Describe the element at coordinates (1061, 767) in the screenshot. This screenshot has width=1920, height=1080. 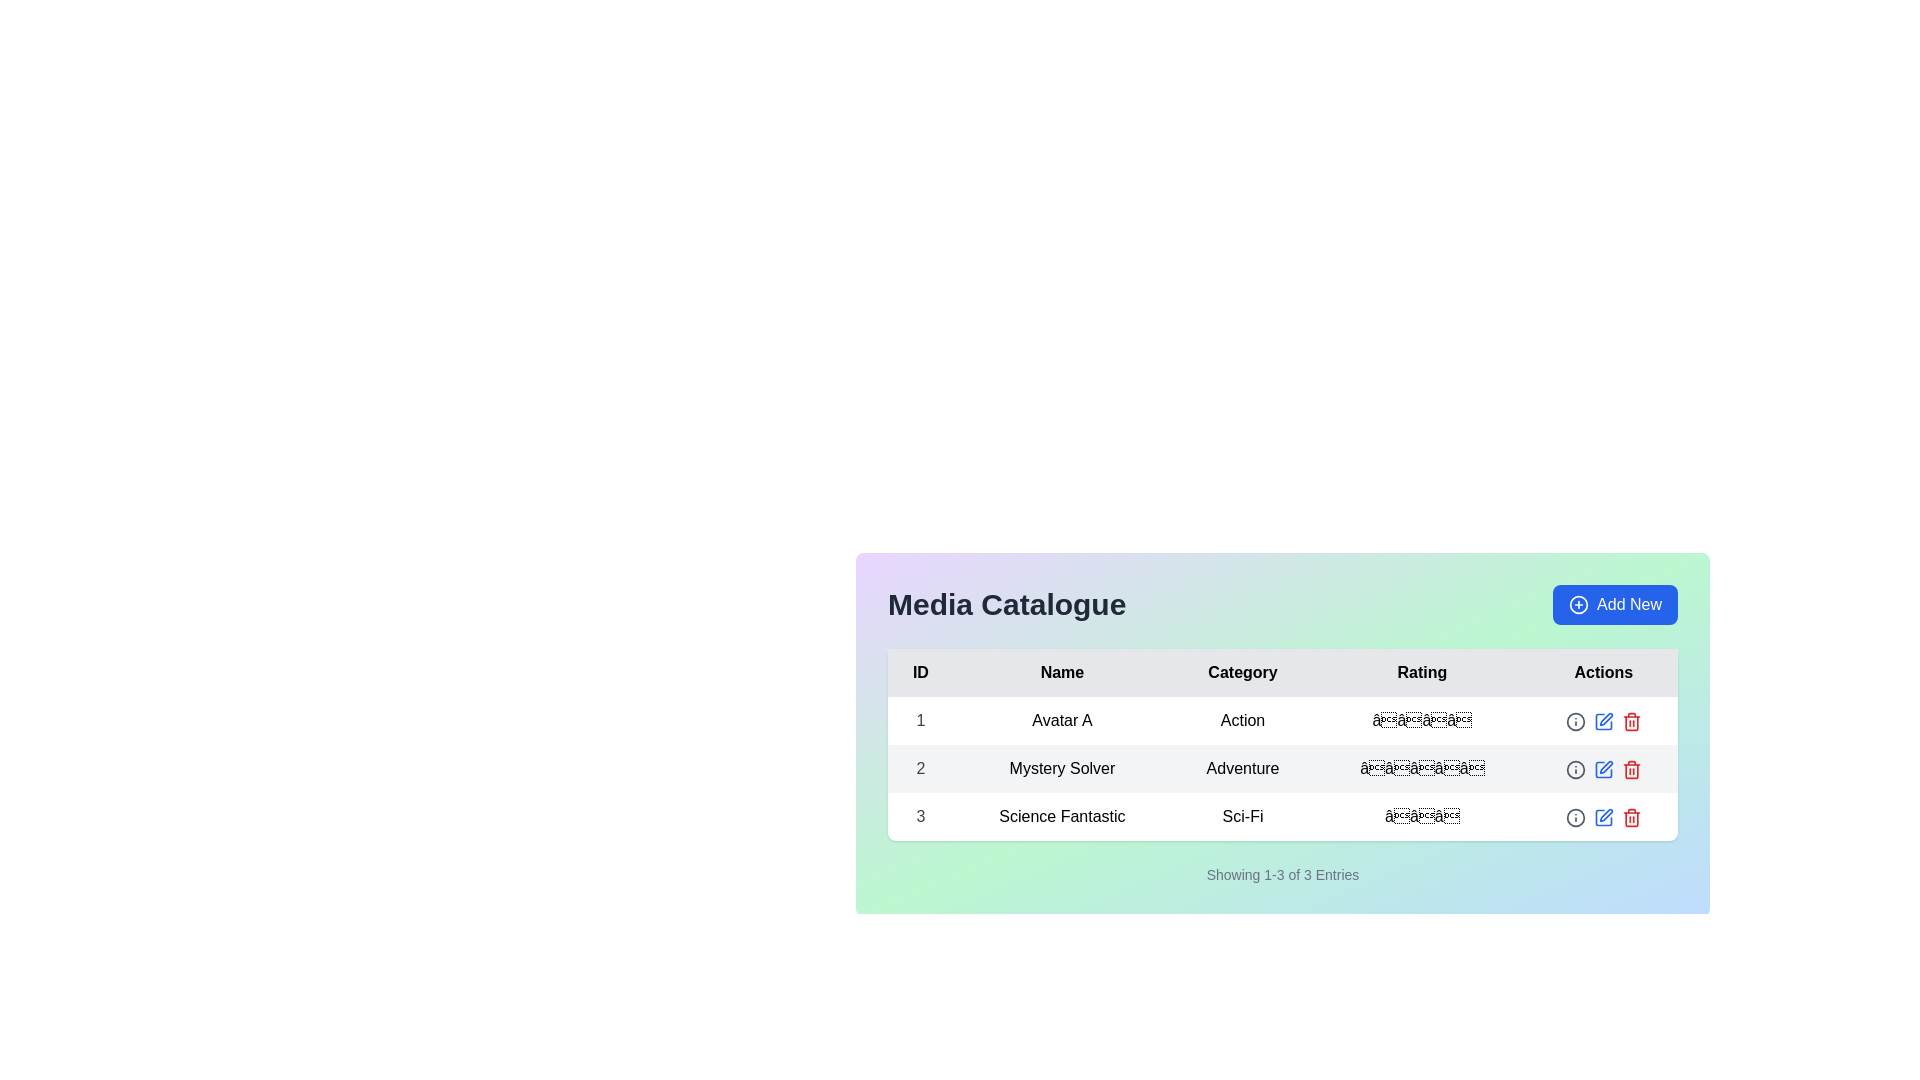
I see `on the table cell displaying the text 'Mystery Solver' in the second row under the 'Name' column` at that location.